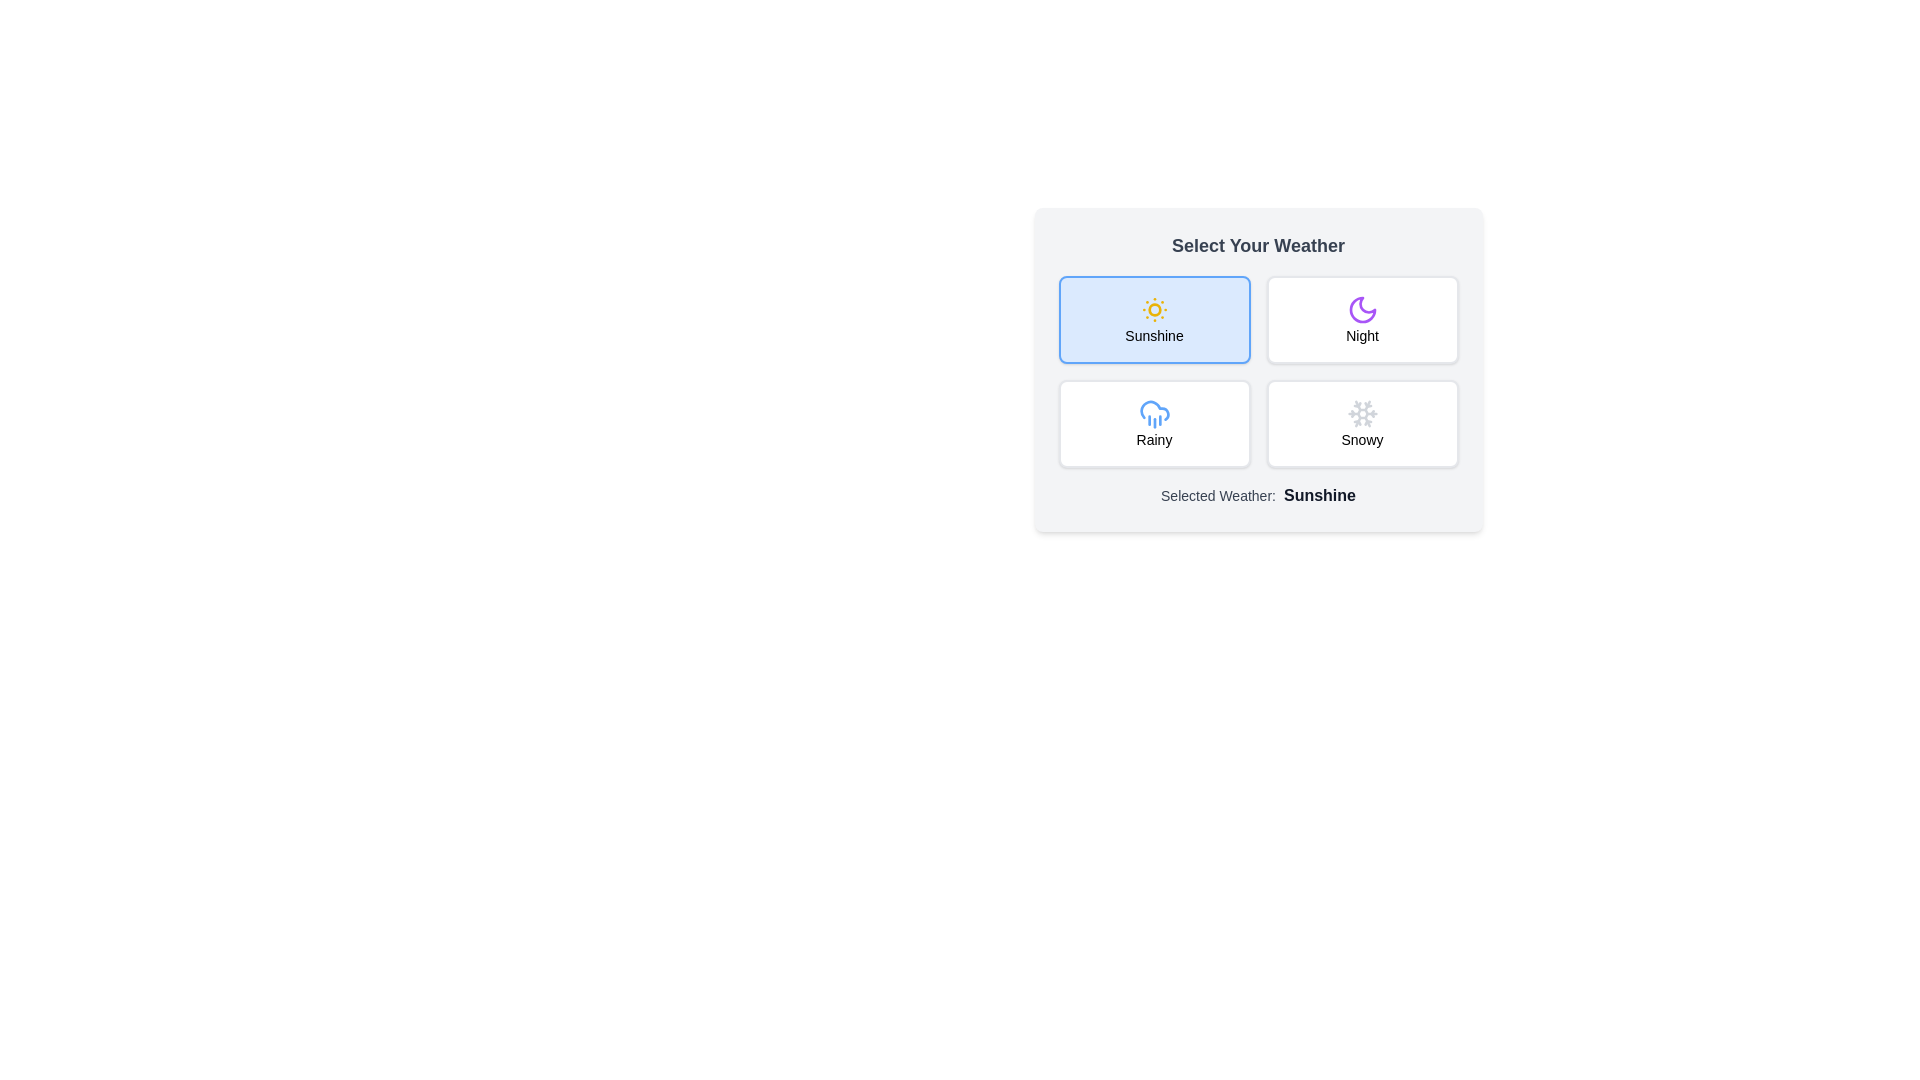 The width and height of the screenshot is (1920, 1080). What do you see at coordinates (1154, 423) in the screenshot?
I see `the weather option Rainy by clicking its respective button` at bounding box center [1154, 423].